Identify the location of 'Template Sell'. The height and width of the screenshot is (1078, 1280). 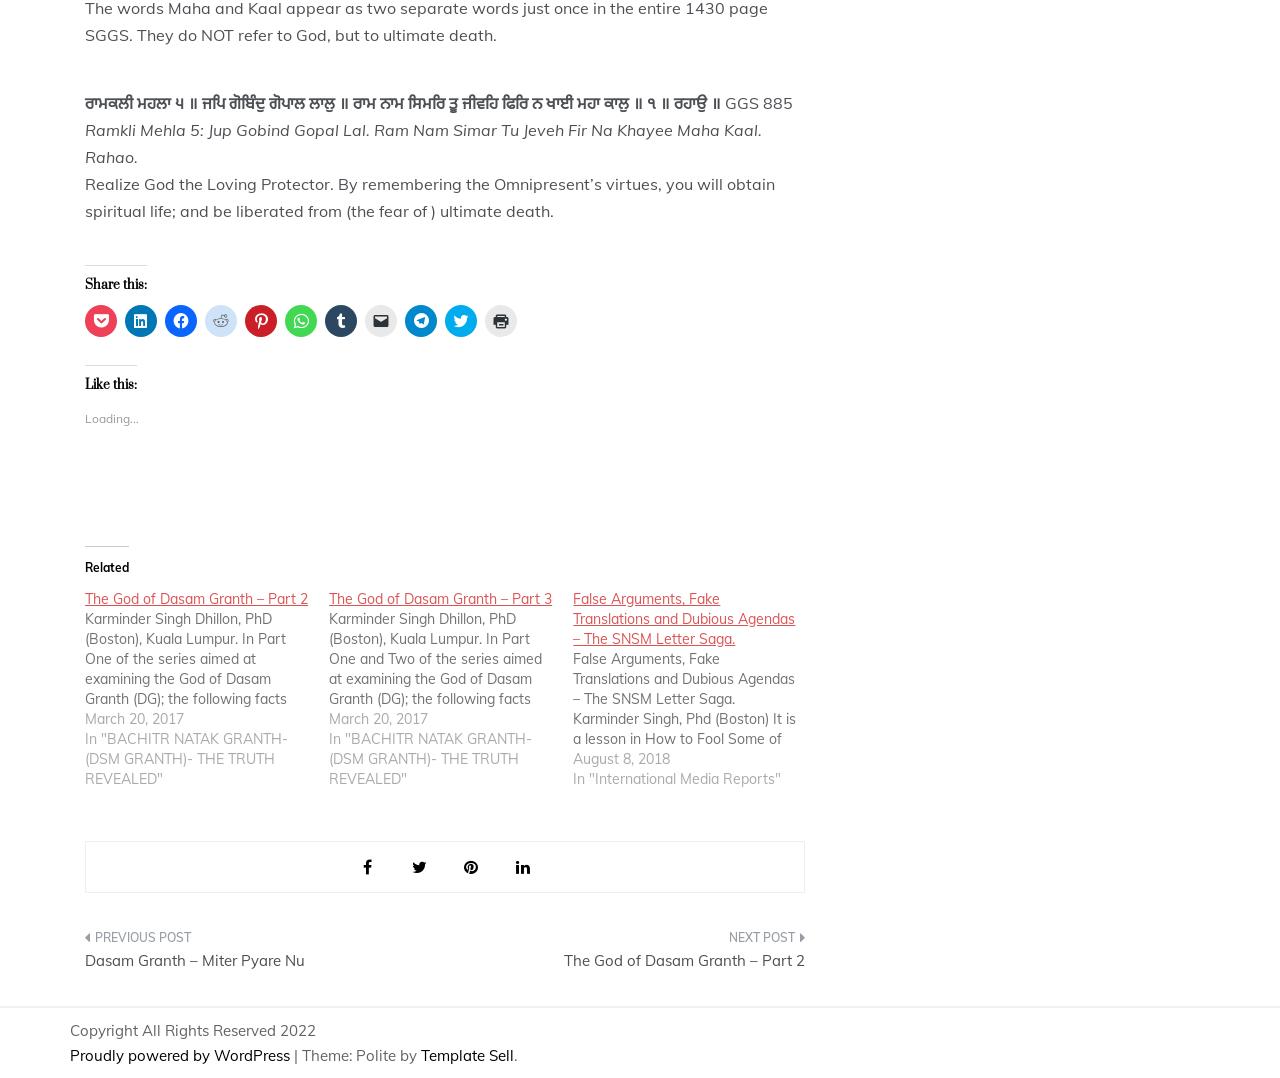
(466, 1055).